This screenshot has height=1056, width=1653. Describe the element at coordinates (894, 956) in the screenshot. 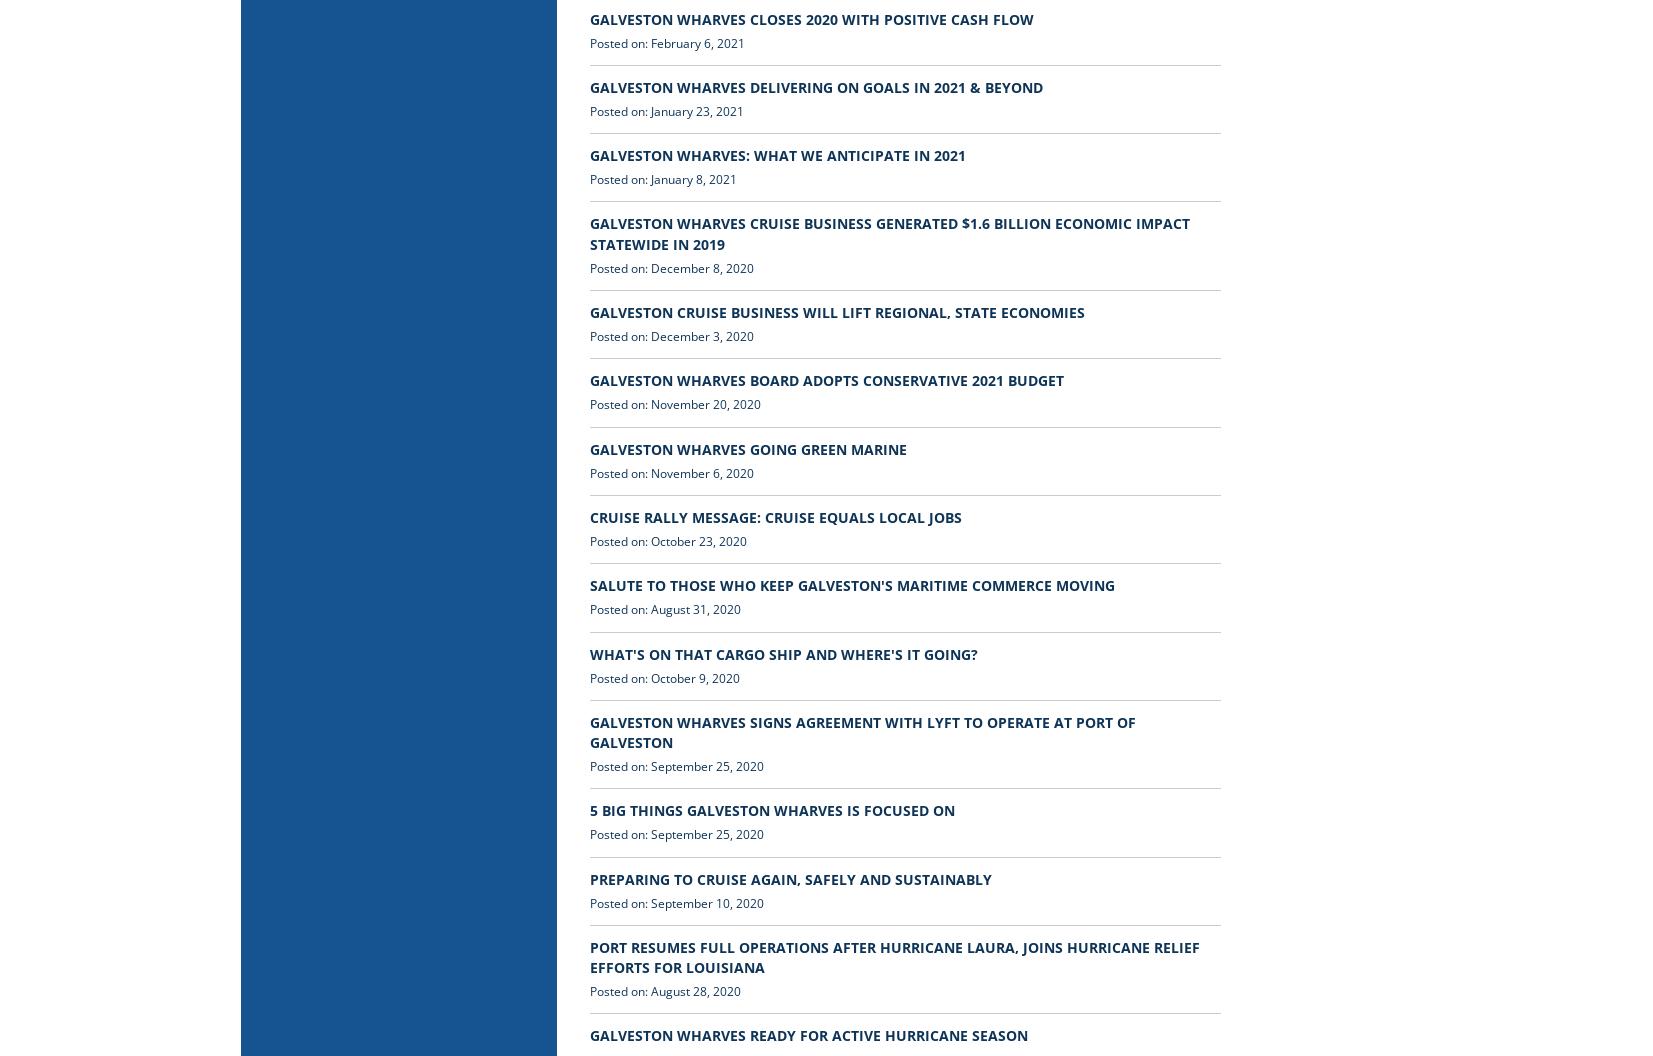

I see `'PORT RESUMES FULL OPERATIONS AFTER HURRICANE LAURA, JOINS HURRICANE RELIEF EFFORTS FOR LOUISIANA'` at that location.